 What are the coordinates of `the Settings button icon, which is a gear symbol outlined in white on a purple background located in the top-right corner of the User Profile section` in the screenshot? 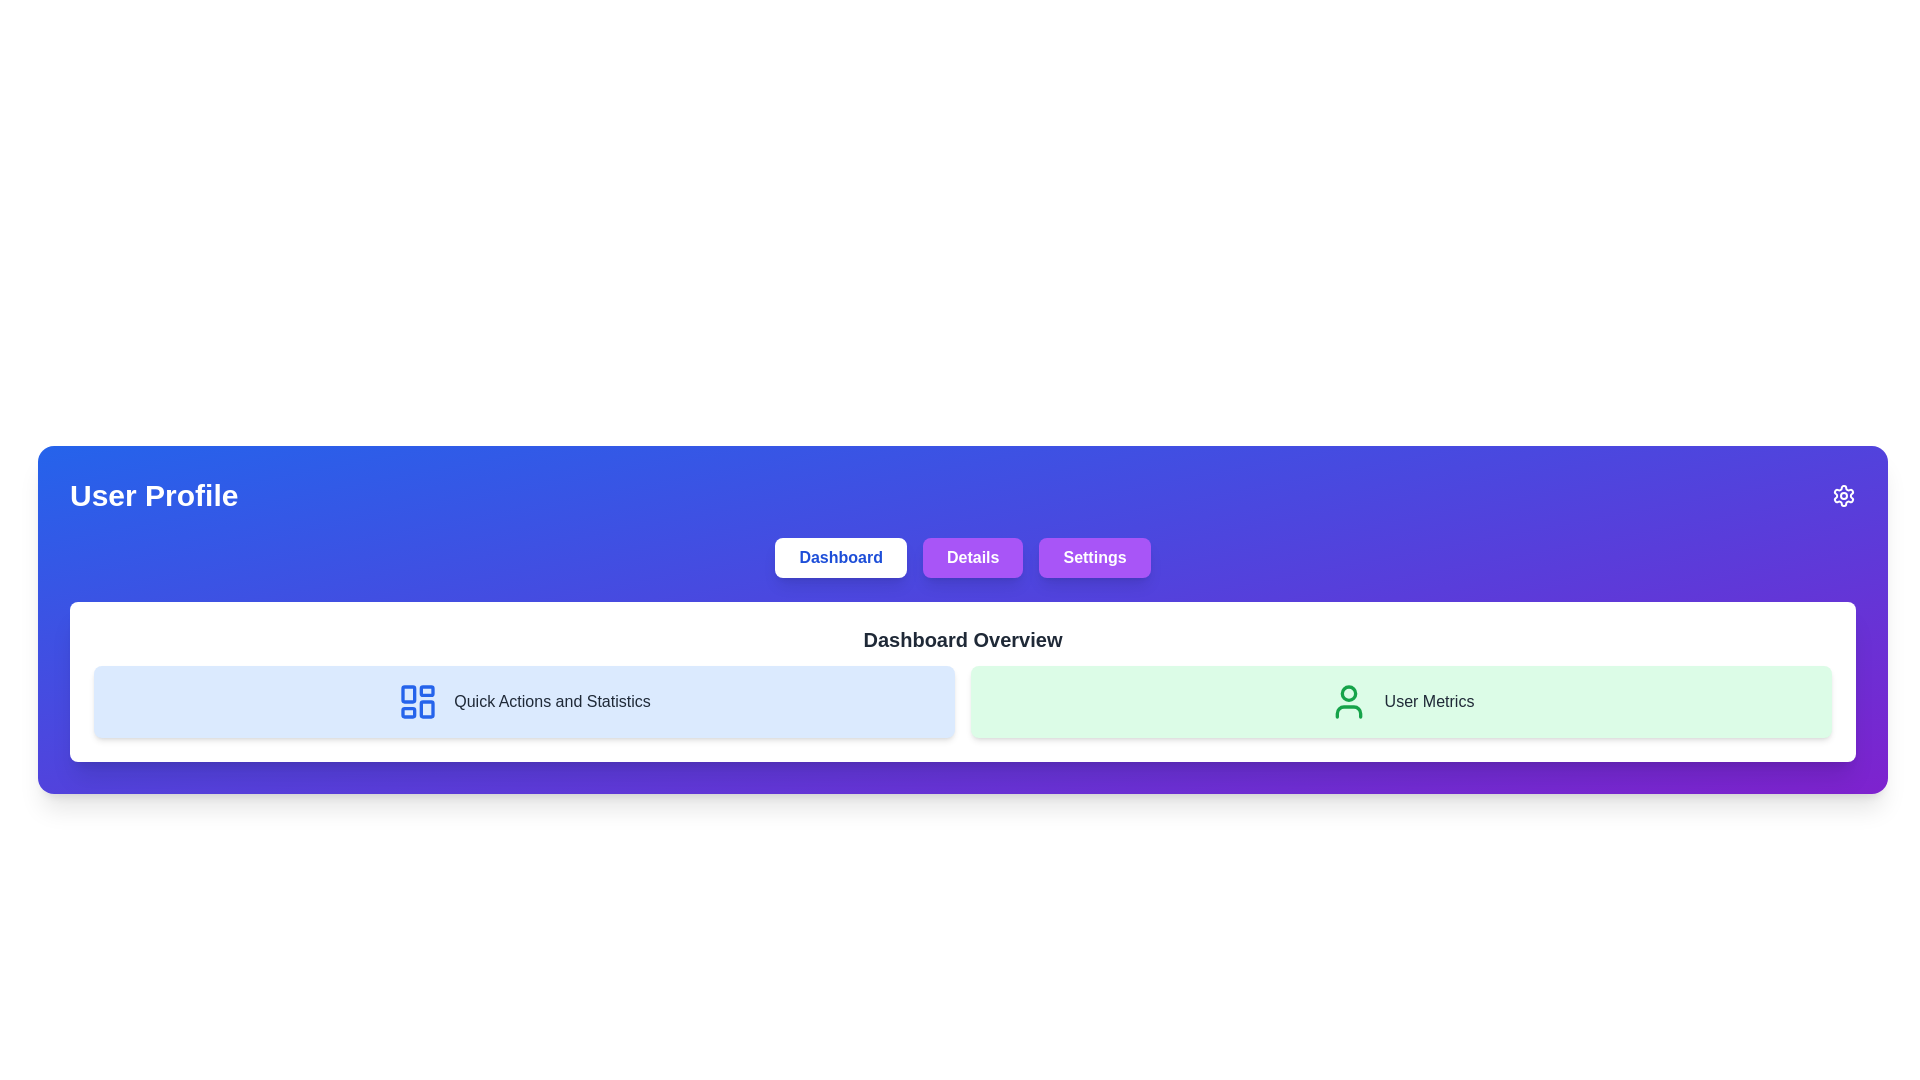 It's located at (1842, 495).